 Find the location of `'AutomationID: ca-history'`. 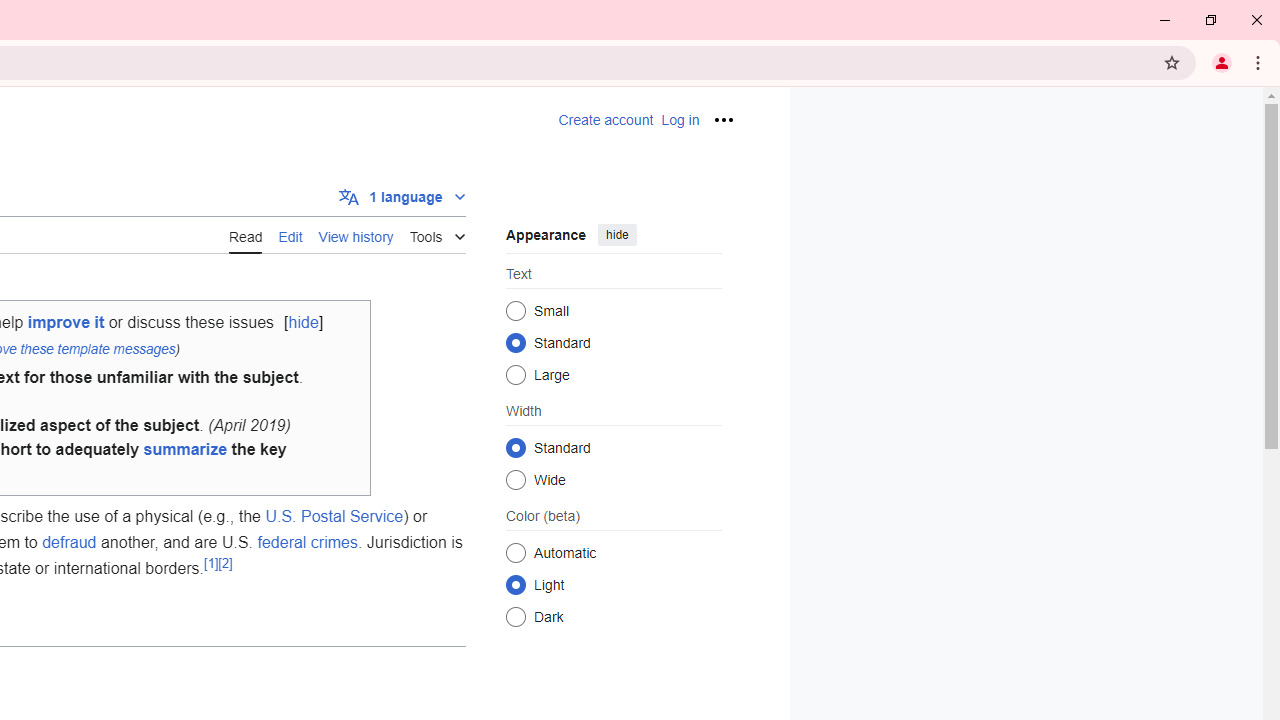

'AutomationID: ca-history' is located at coordinates (355, 233).